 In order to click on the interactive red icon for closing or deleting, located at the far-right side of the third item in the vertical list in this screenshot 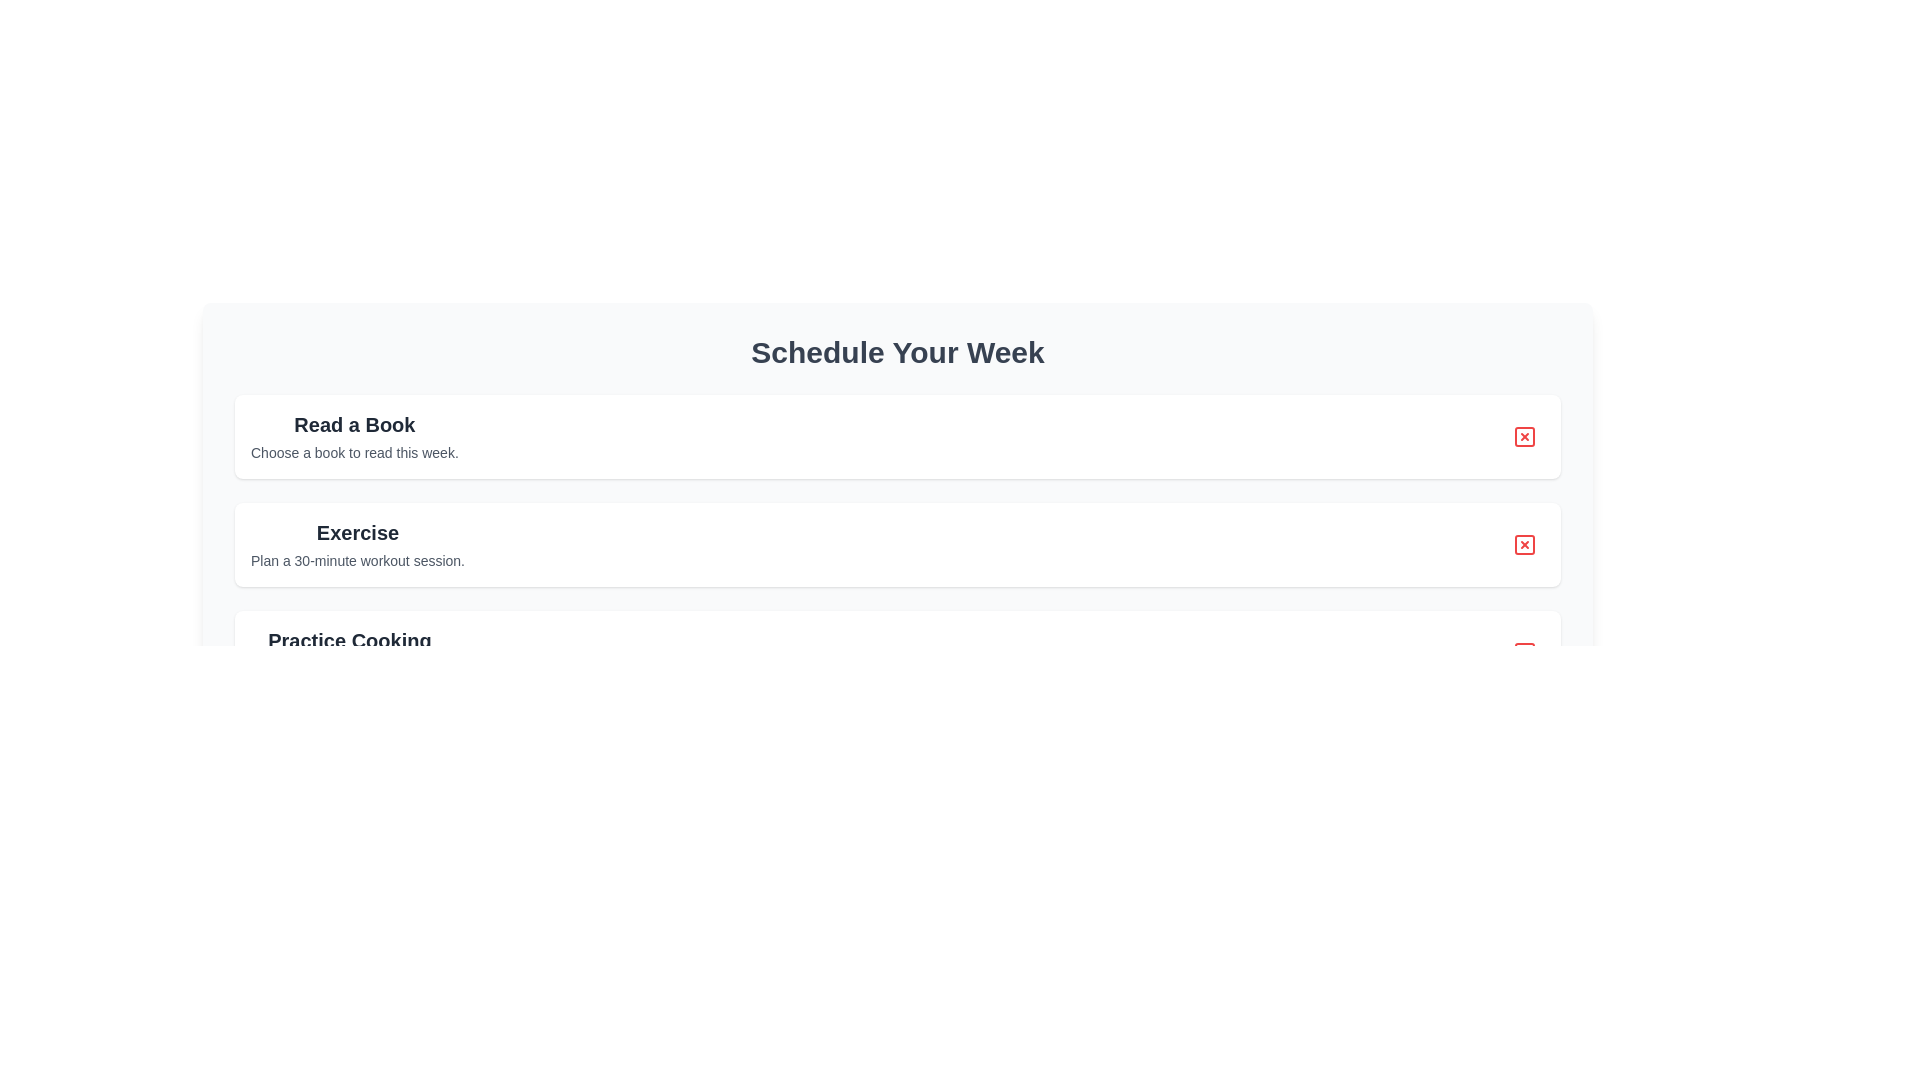, I will do `click(1524, 760)`.